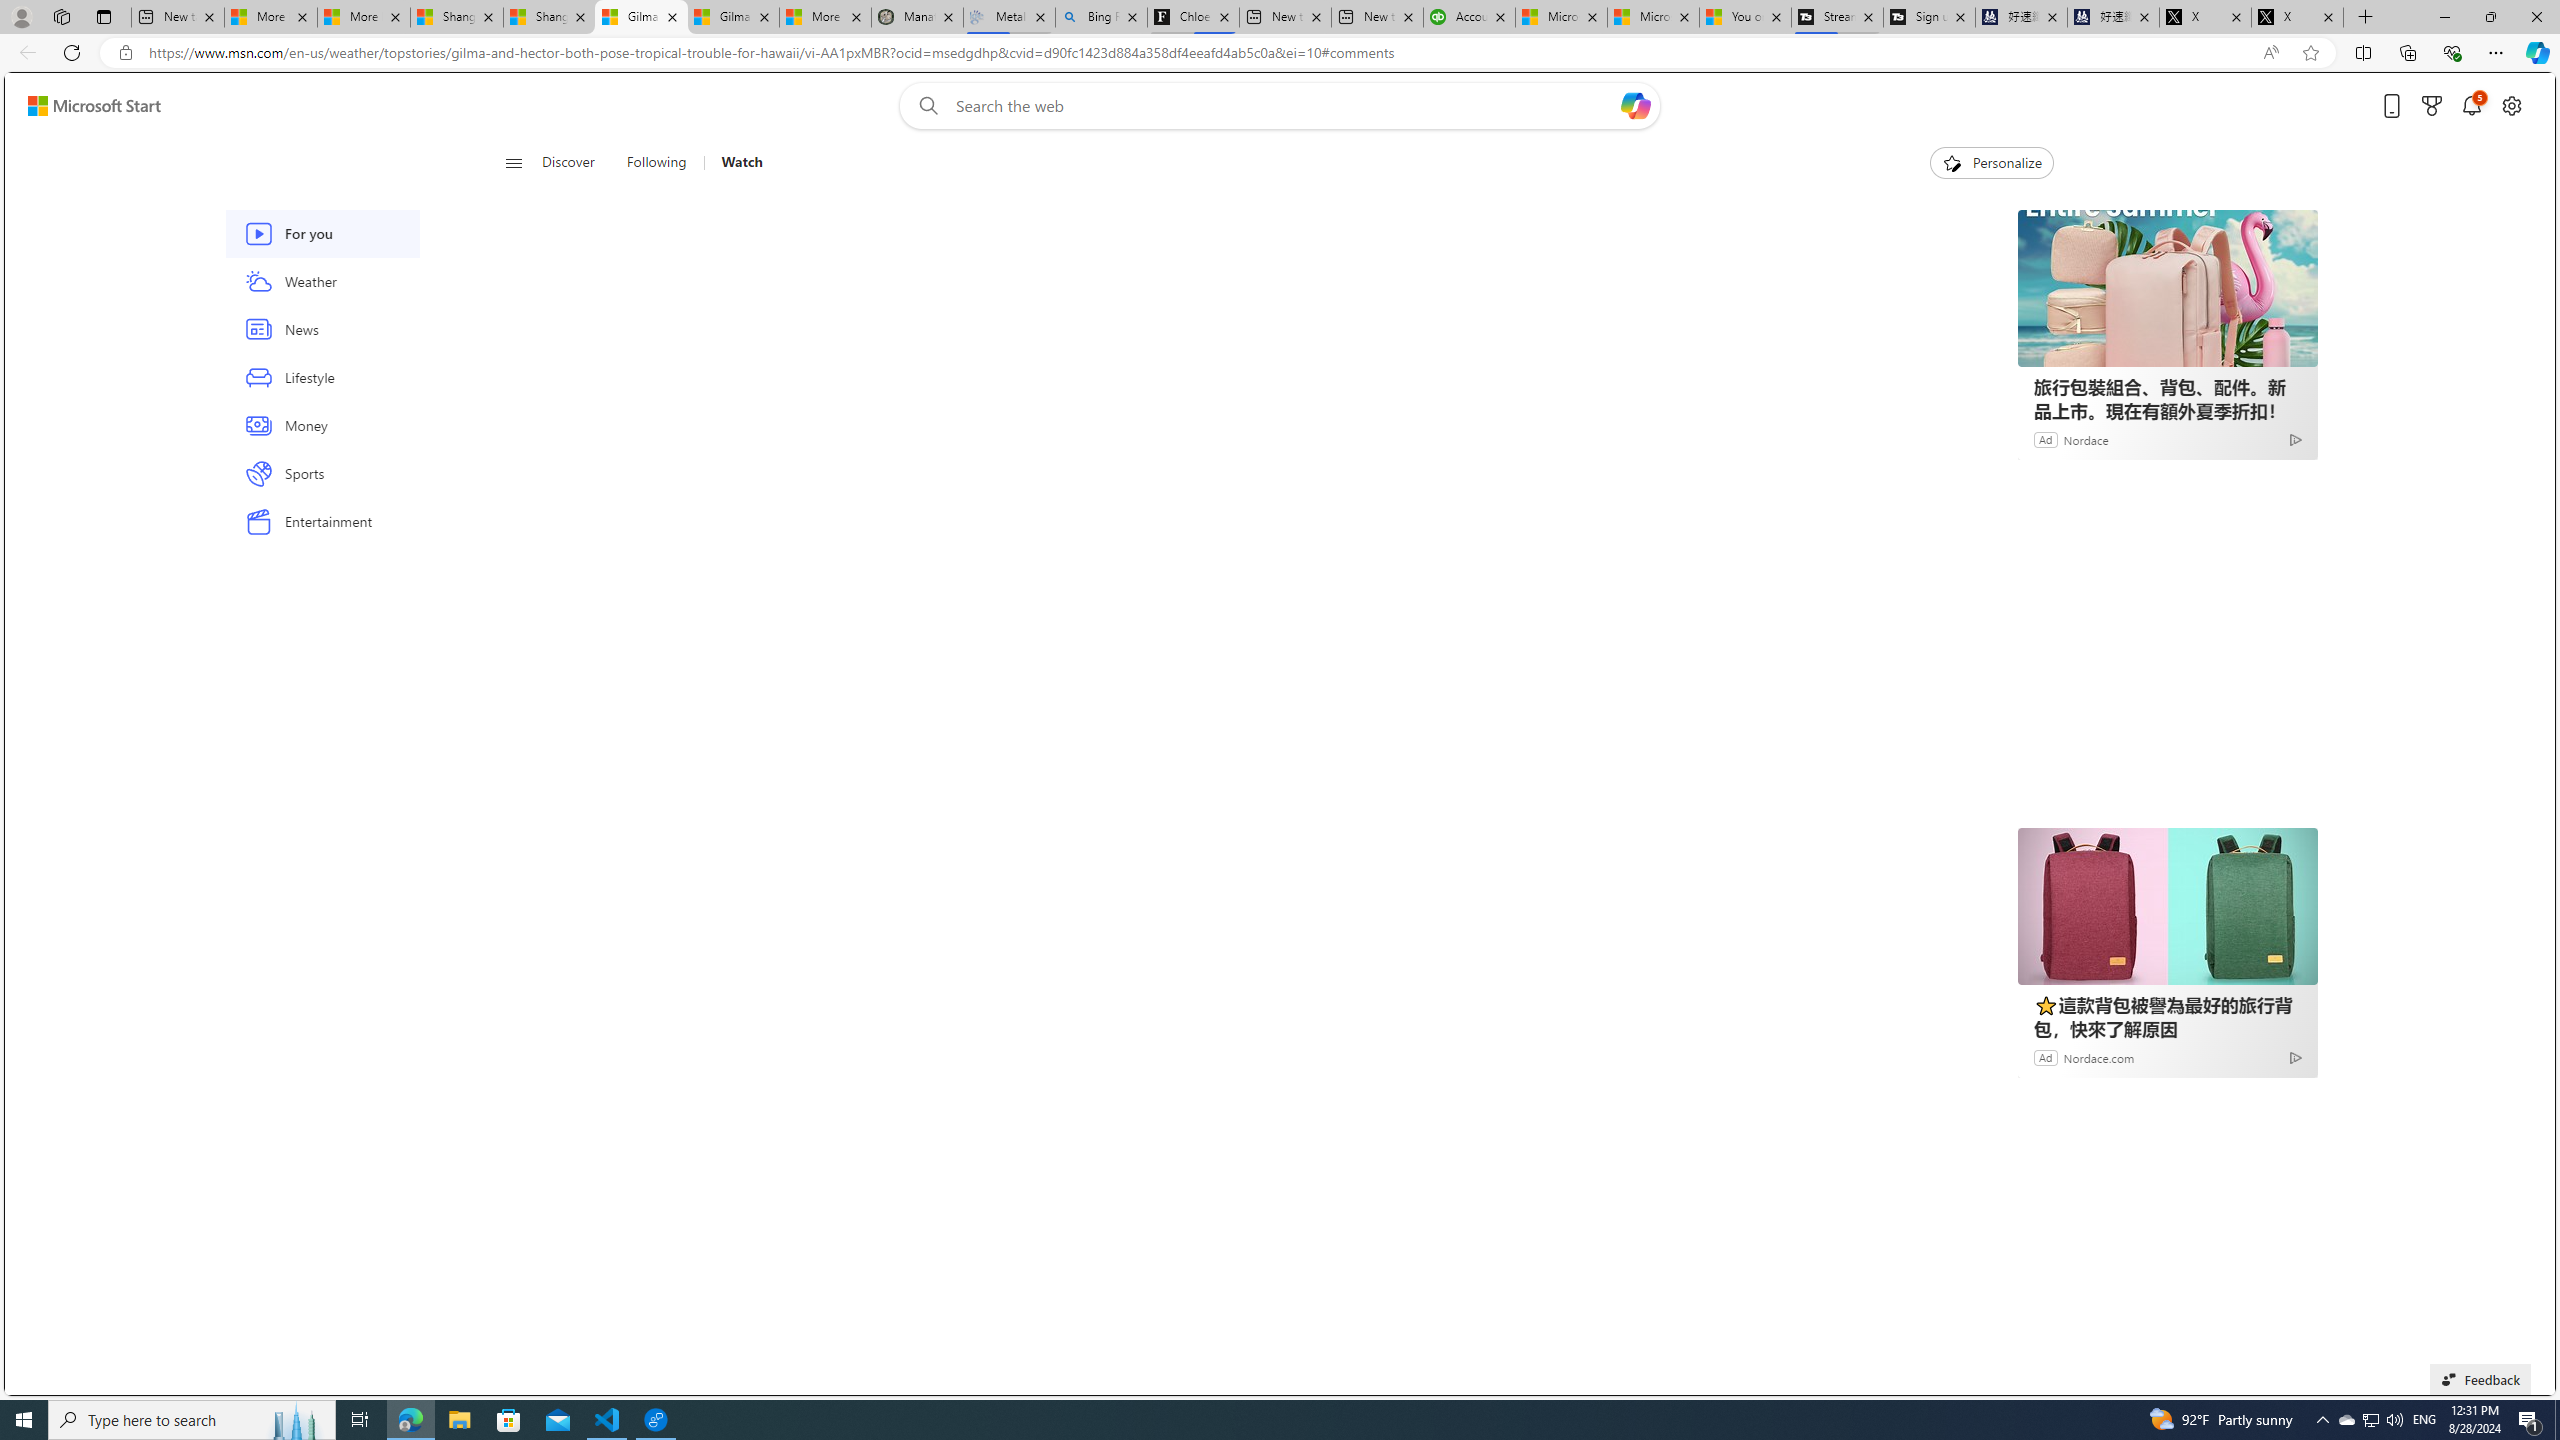 This screenshot has height=1440, width=2560. What do you see at coordinates (513, 161) in the screenshot?
I see `'Open navigation menu'` at bounding box center [513, 161].